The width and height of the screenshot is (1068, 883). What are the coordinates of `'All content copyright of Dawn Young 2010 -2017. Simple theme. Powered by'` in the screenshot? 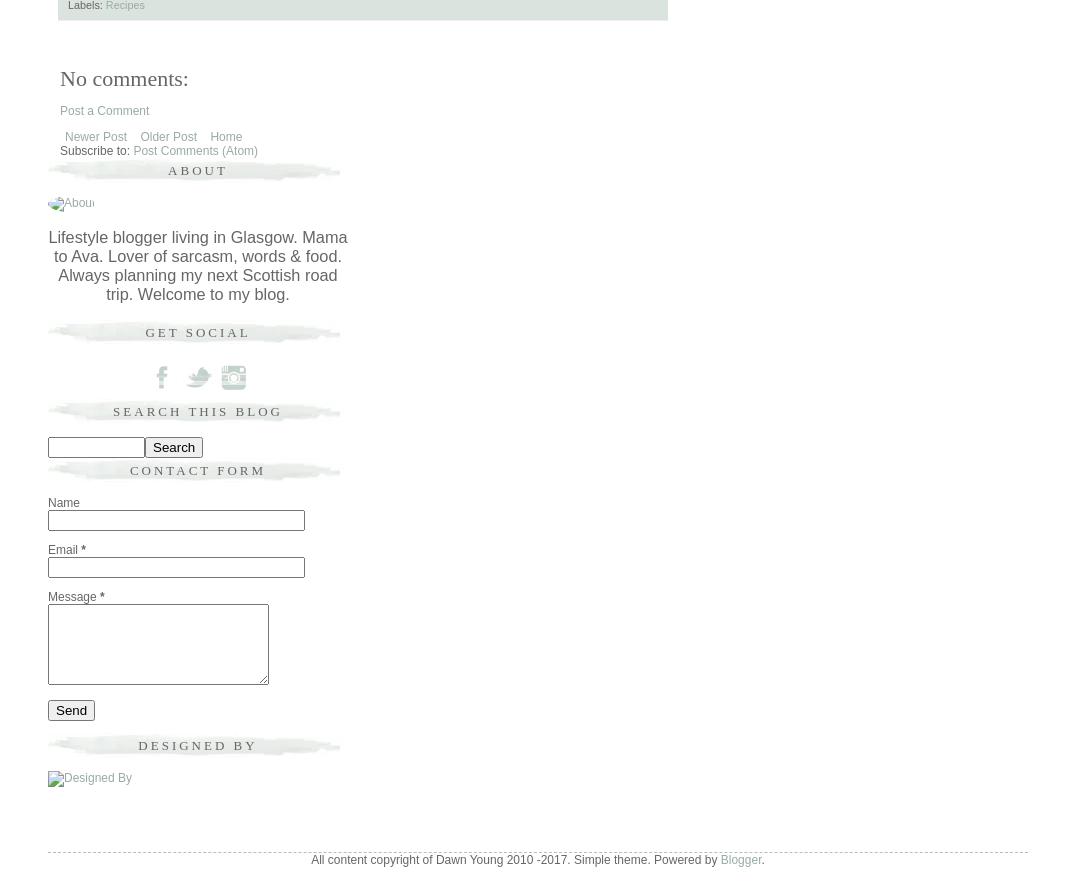 It's located at (515, 859).